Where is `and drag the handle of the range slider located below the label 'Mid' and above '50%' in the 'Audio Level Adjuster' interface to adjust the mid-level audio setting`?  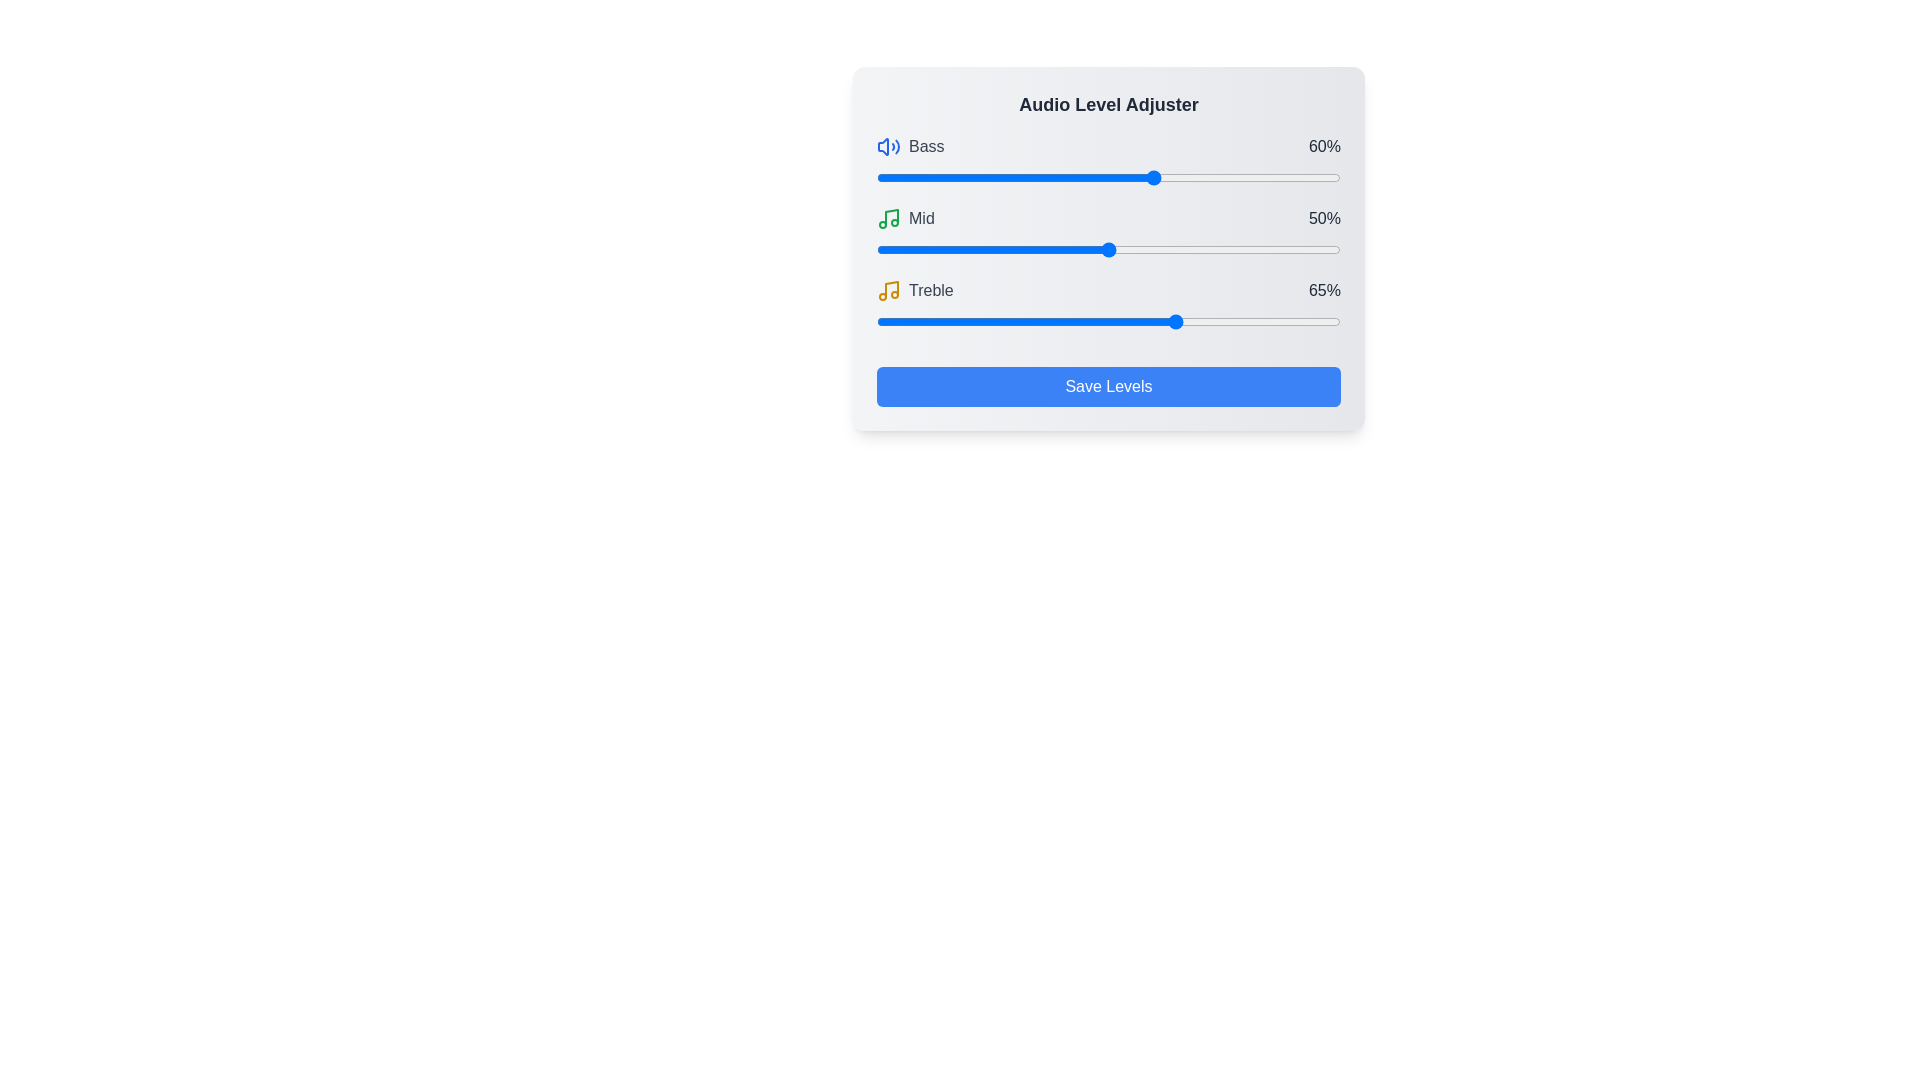 and drag the handle of the range slider located below the label 'Mid' and above '50%' in the 'Audio Level Adjuster' interface to adjust the mid-level audio setting is located at coordinates (1107, 249).